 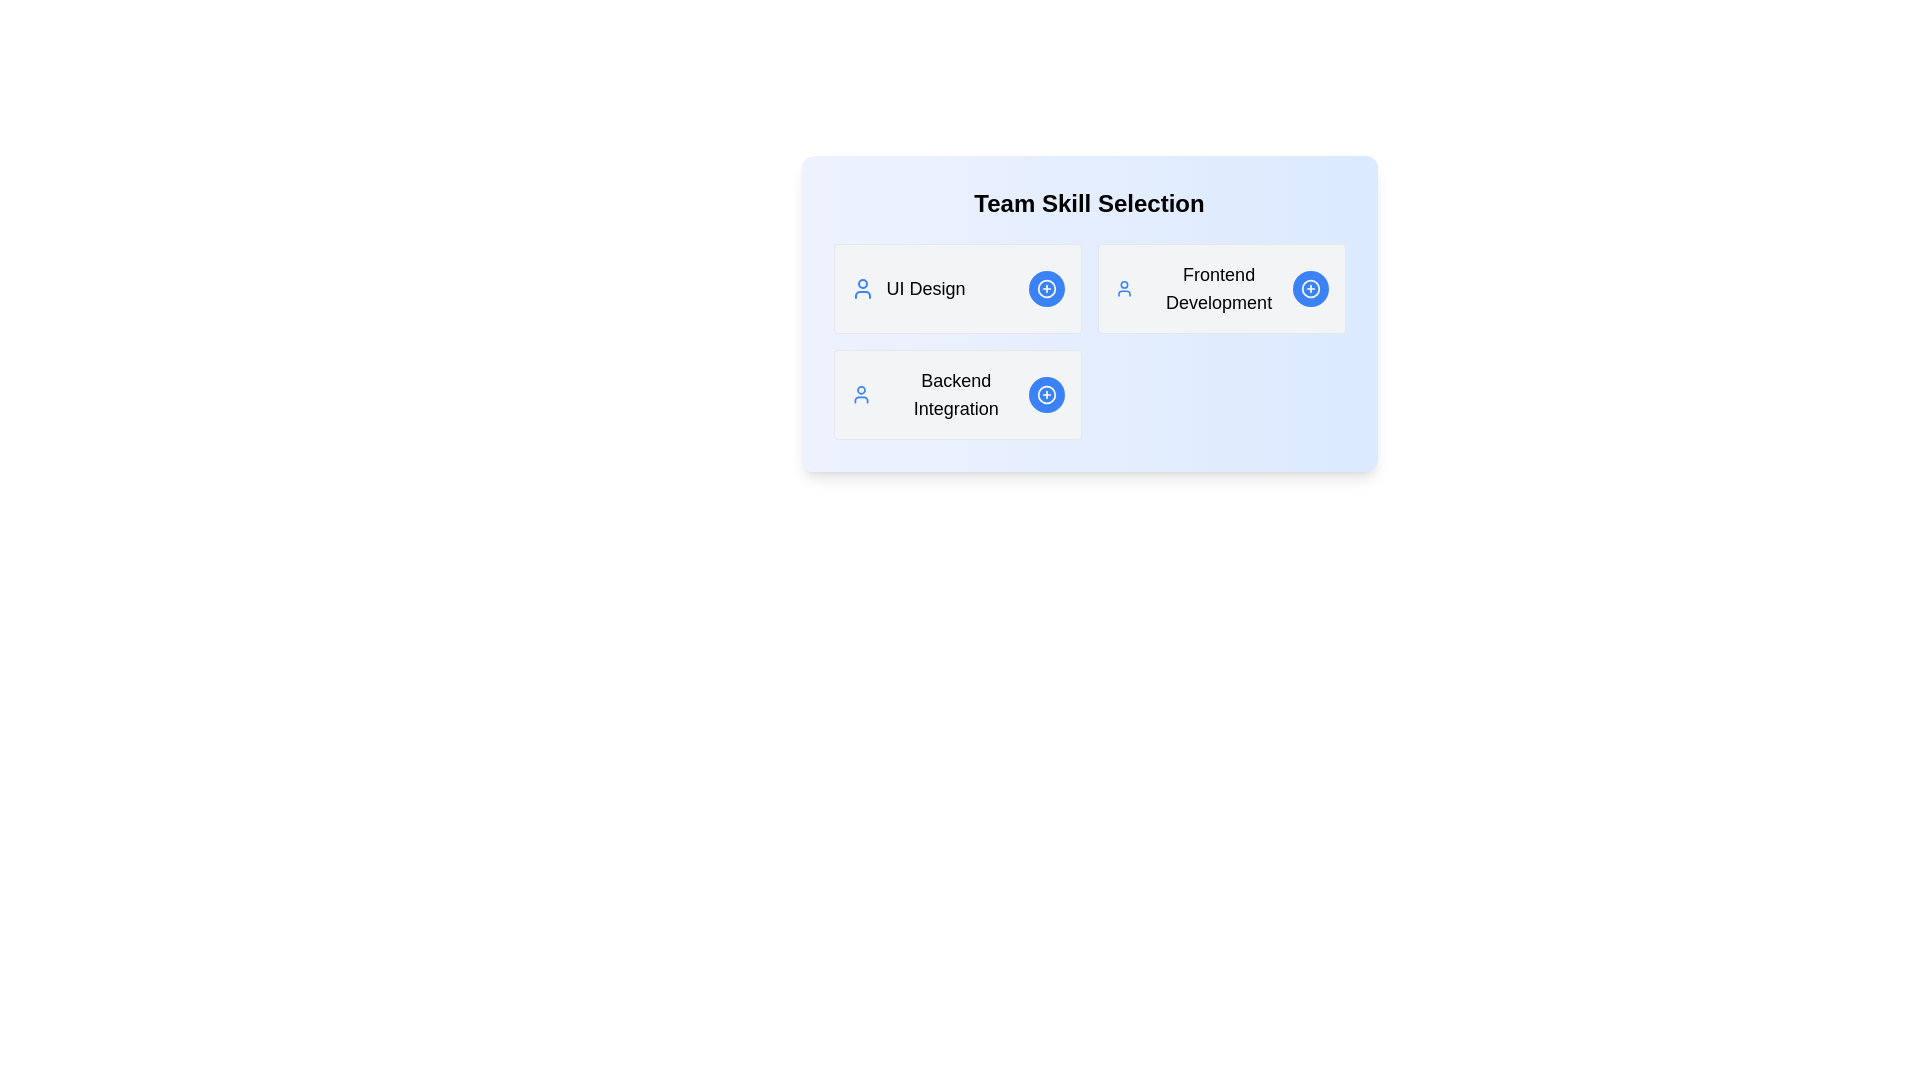 What do you see at coordinates (956, 289) in the screenshot?
I see `the skill card labeled UI Design` at bounding box center [956, 289].